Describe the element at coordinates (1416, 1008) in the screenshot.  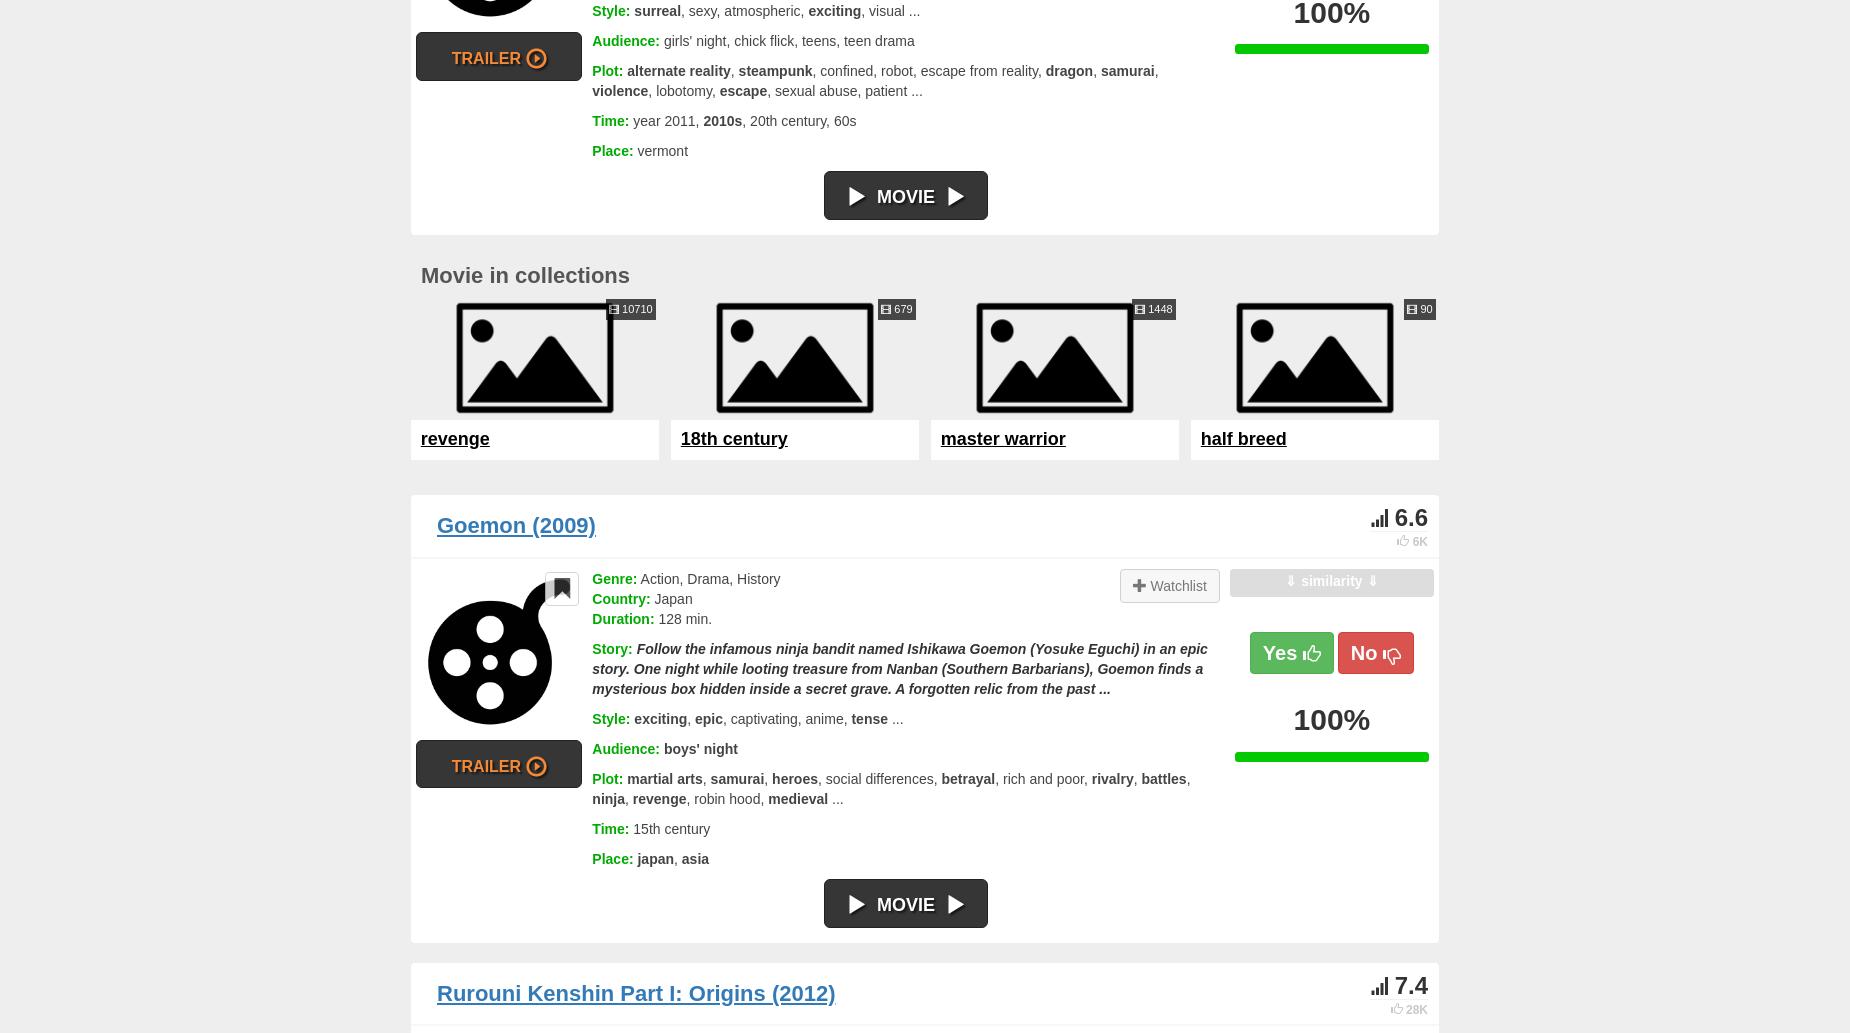
I see `'28K'` at that location.